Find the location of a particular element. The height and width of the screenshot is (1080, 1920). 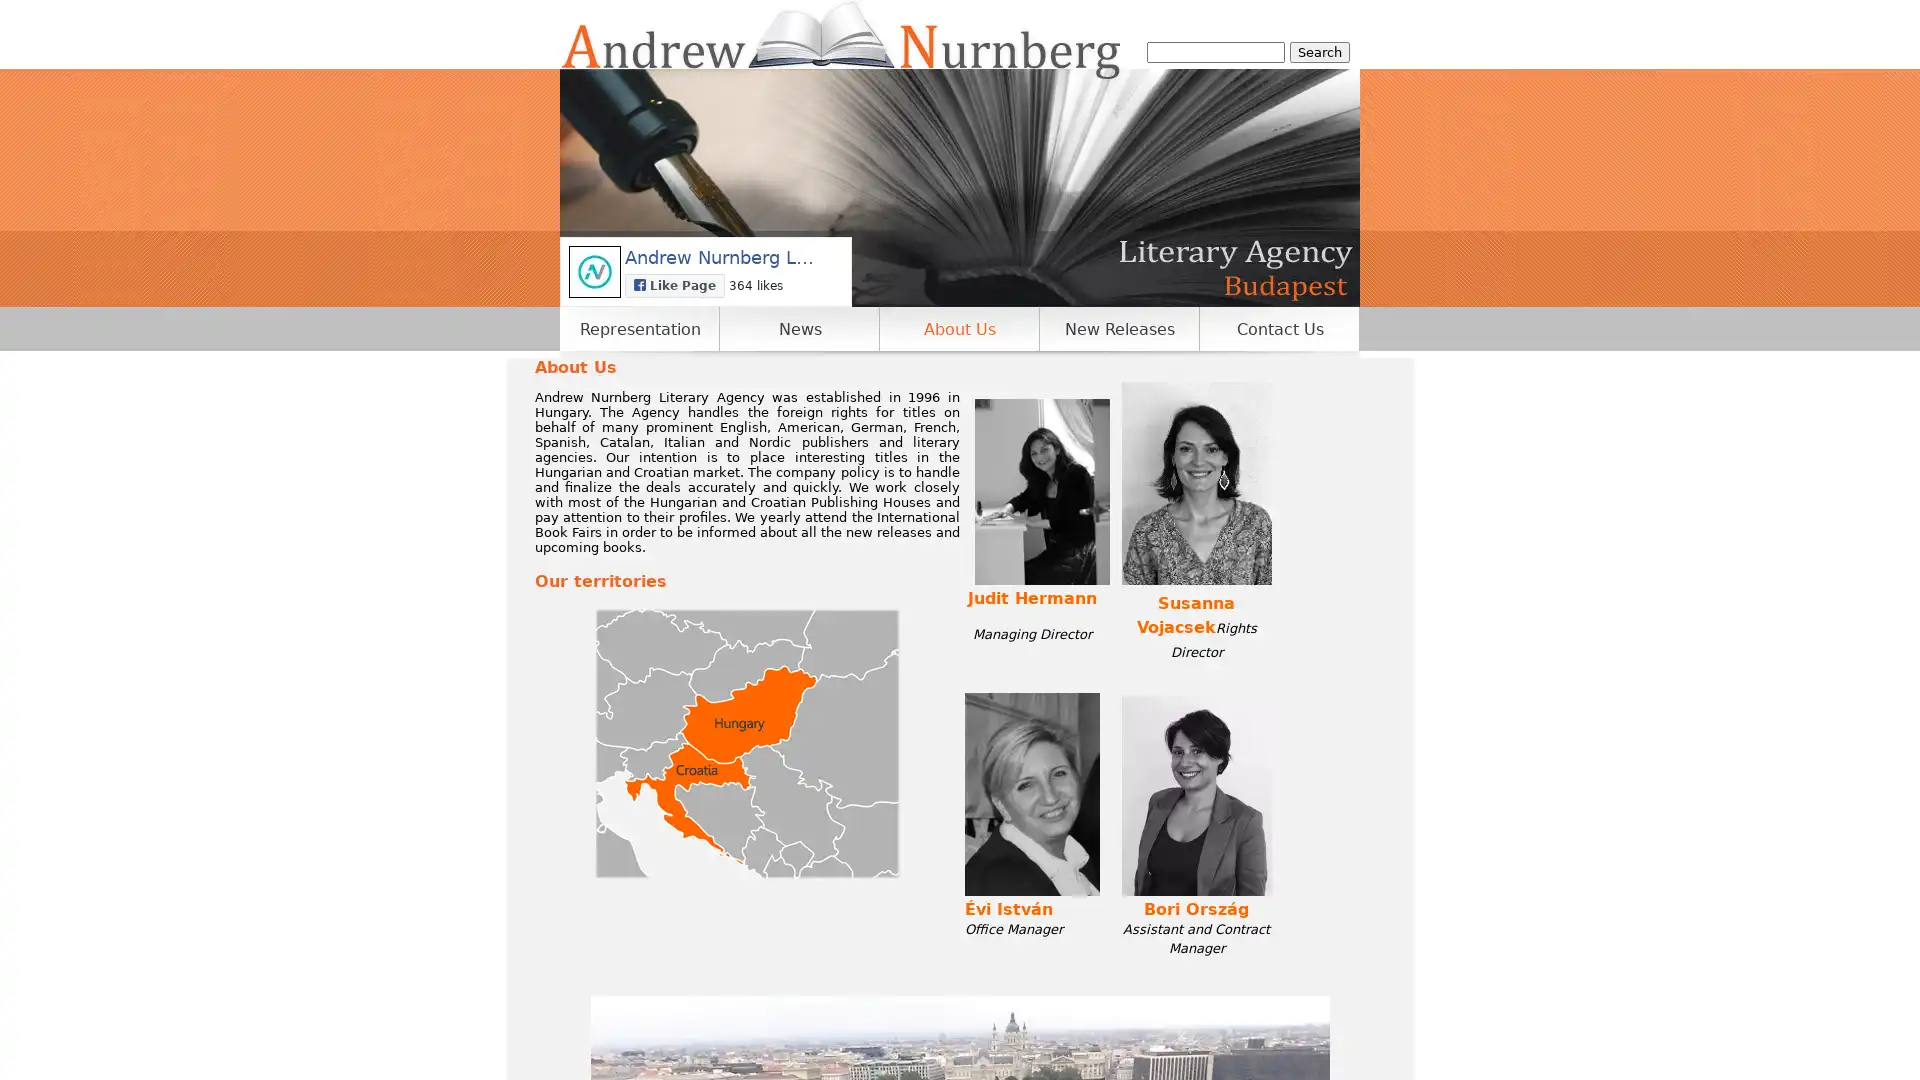

Search is located at coordinates (1320, 51).